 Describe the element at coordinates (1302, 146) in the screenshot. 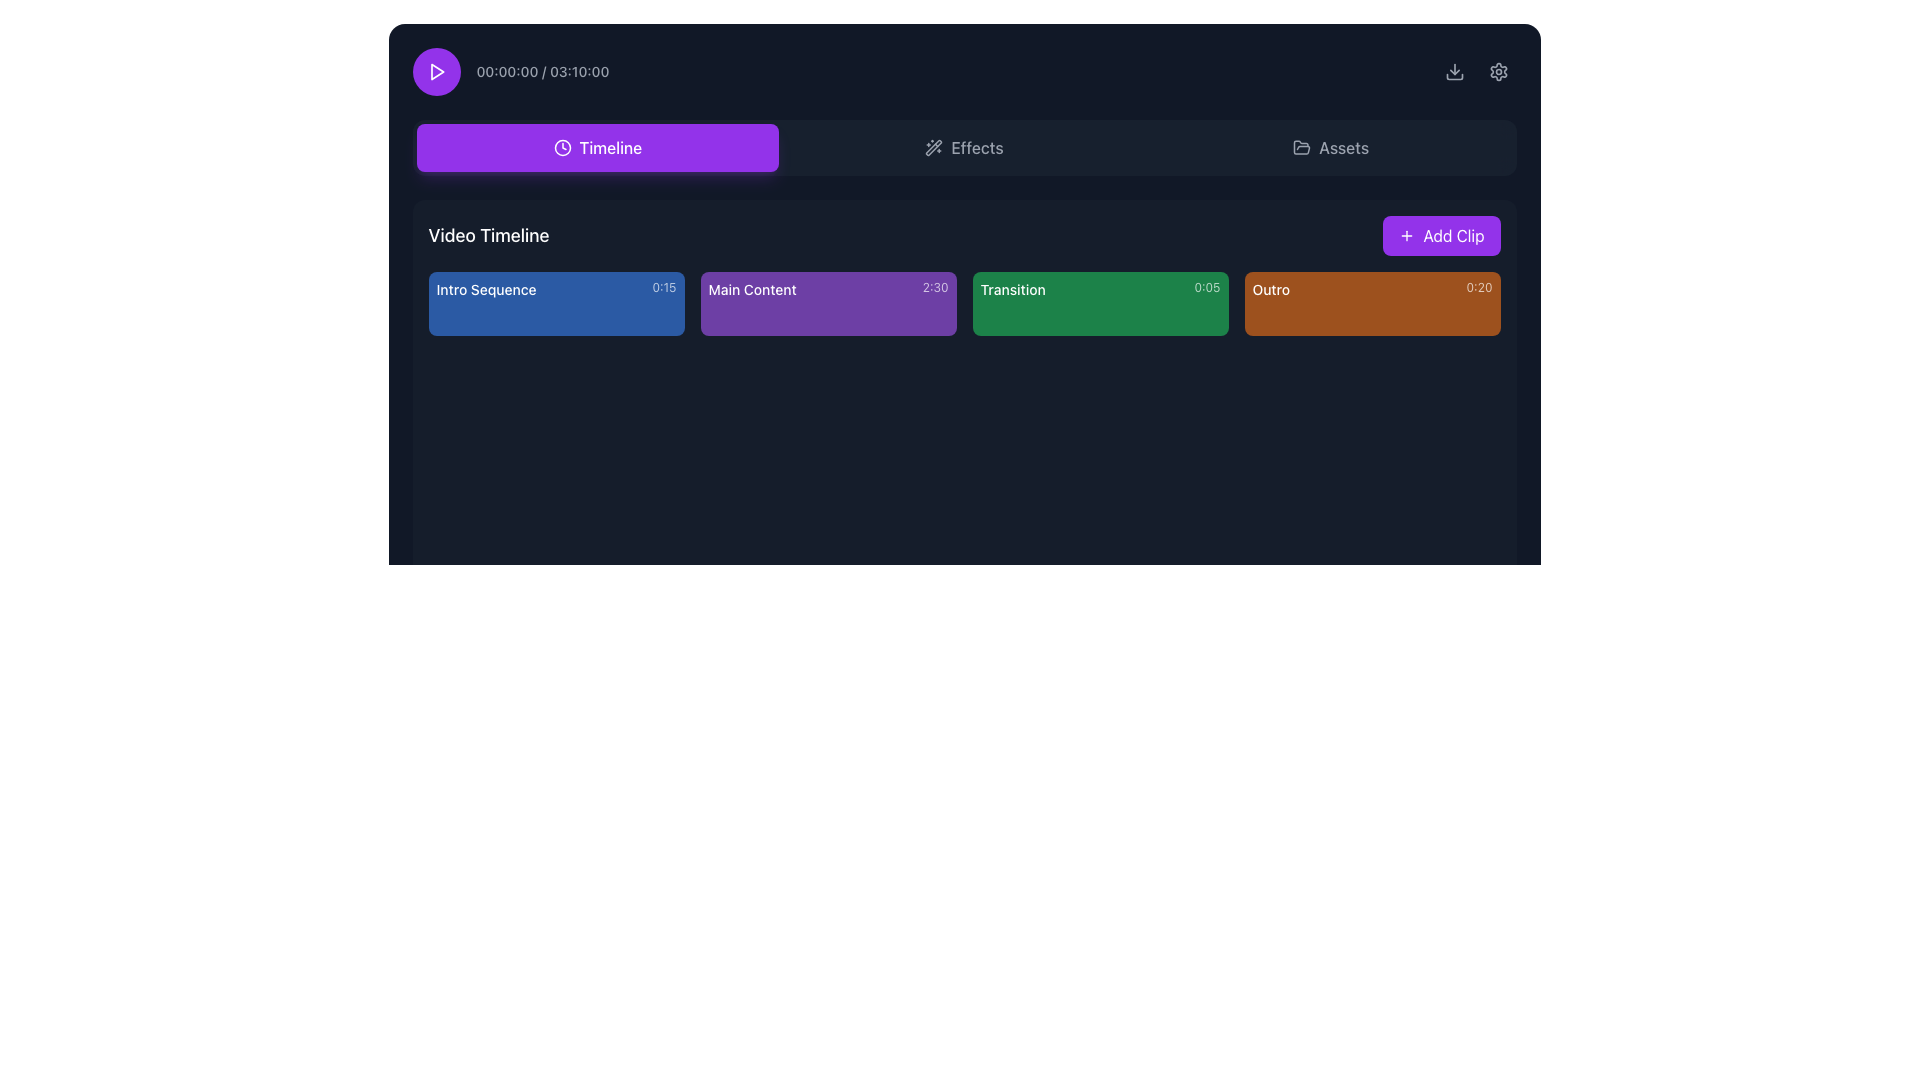

I see `the open folder icon located near the top-right corner of the interface` at that location.